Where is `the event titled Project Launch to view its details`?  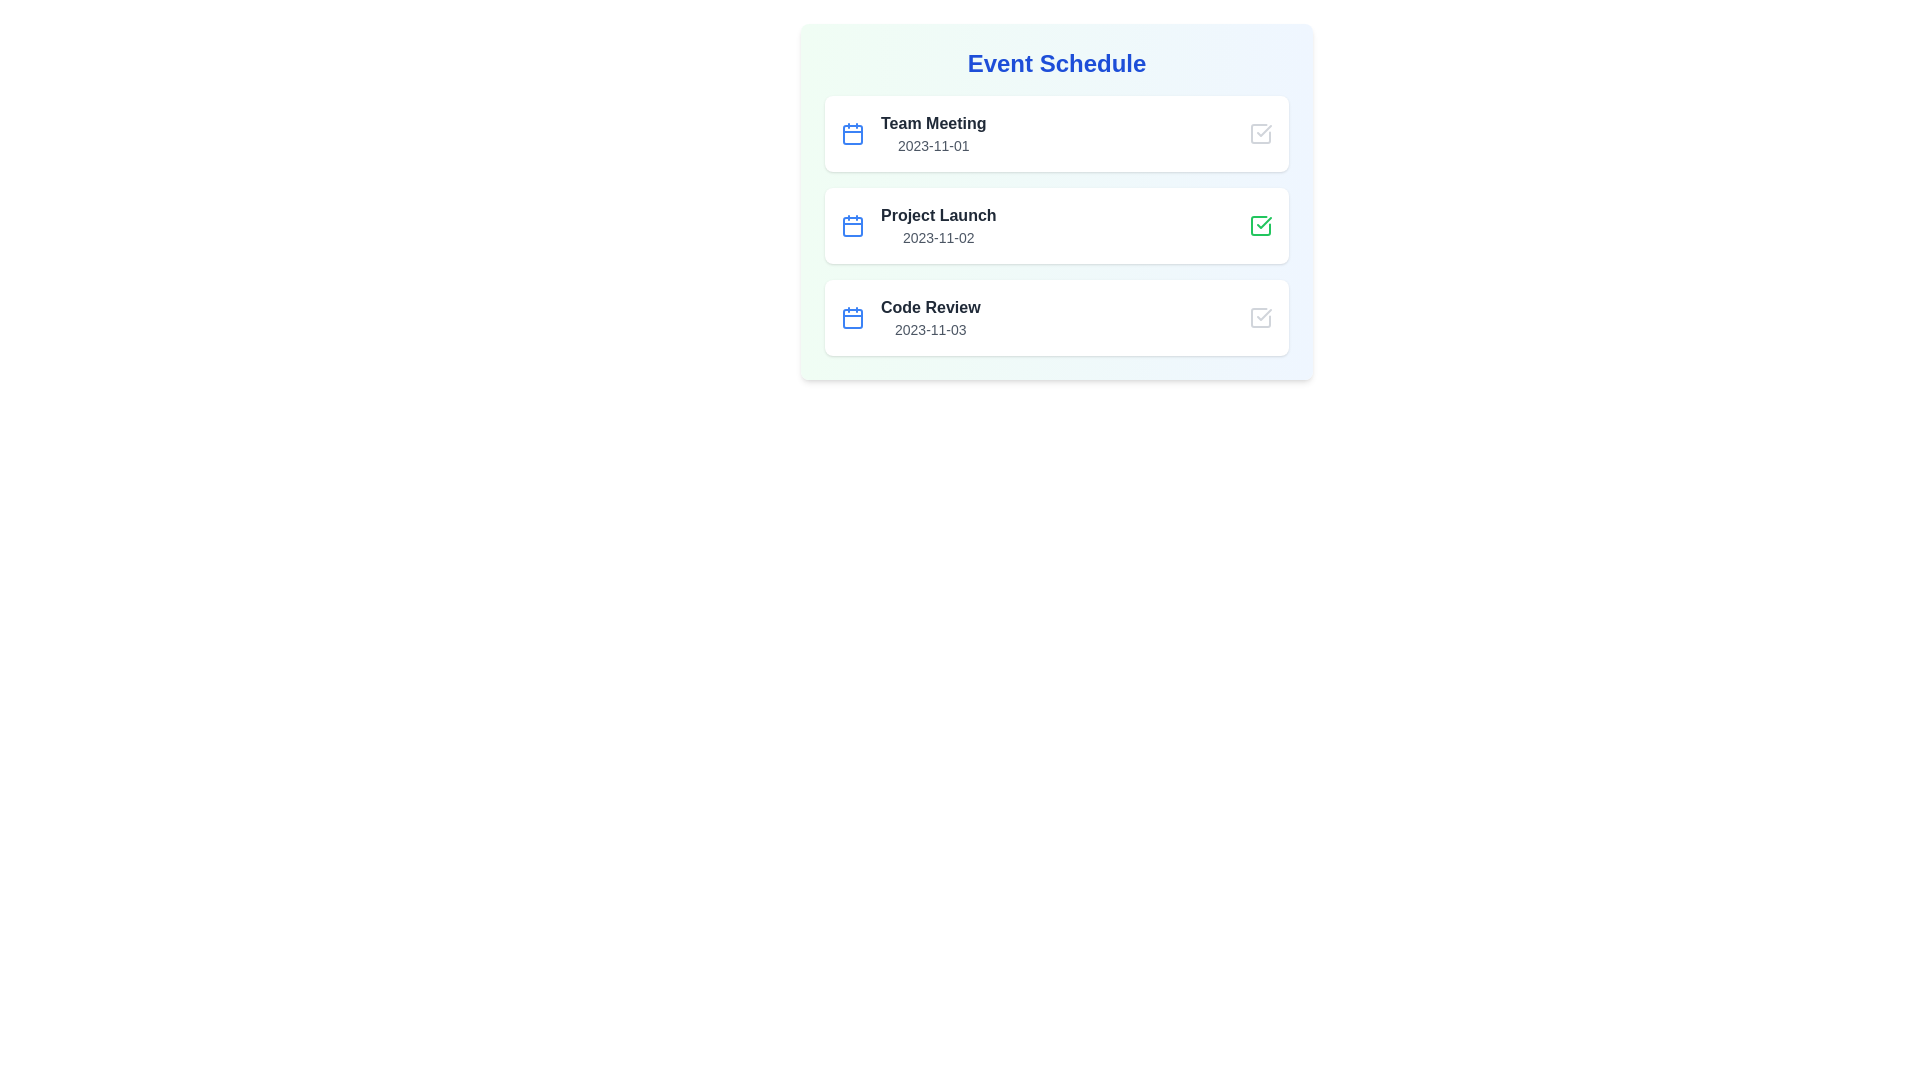
the event titled Project Launch to view its details is located at coordinates (937, 216).